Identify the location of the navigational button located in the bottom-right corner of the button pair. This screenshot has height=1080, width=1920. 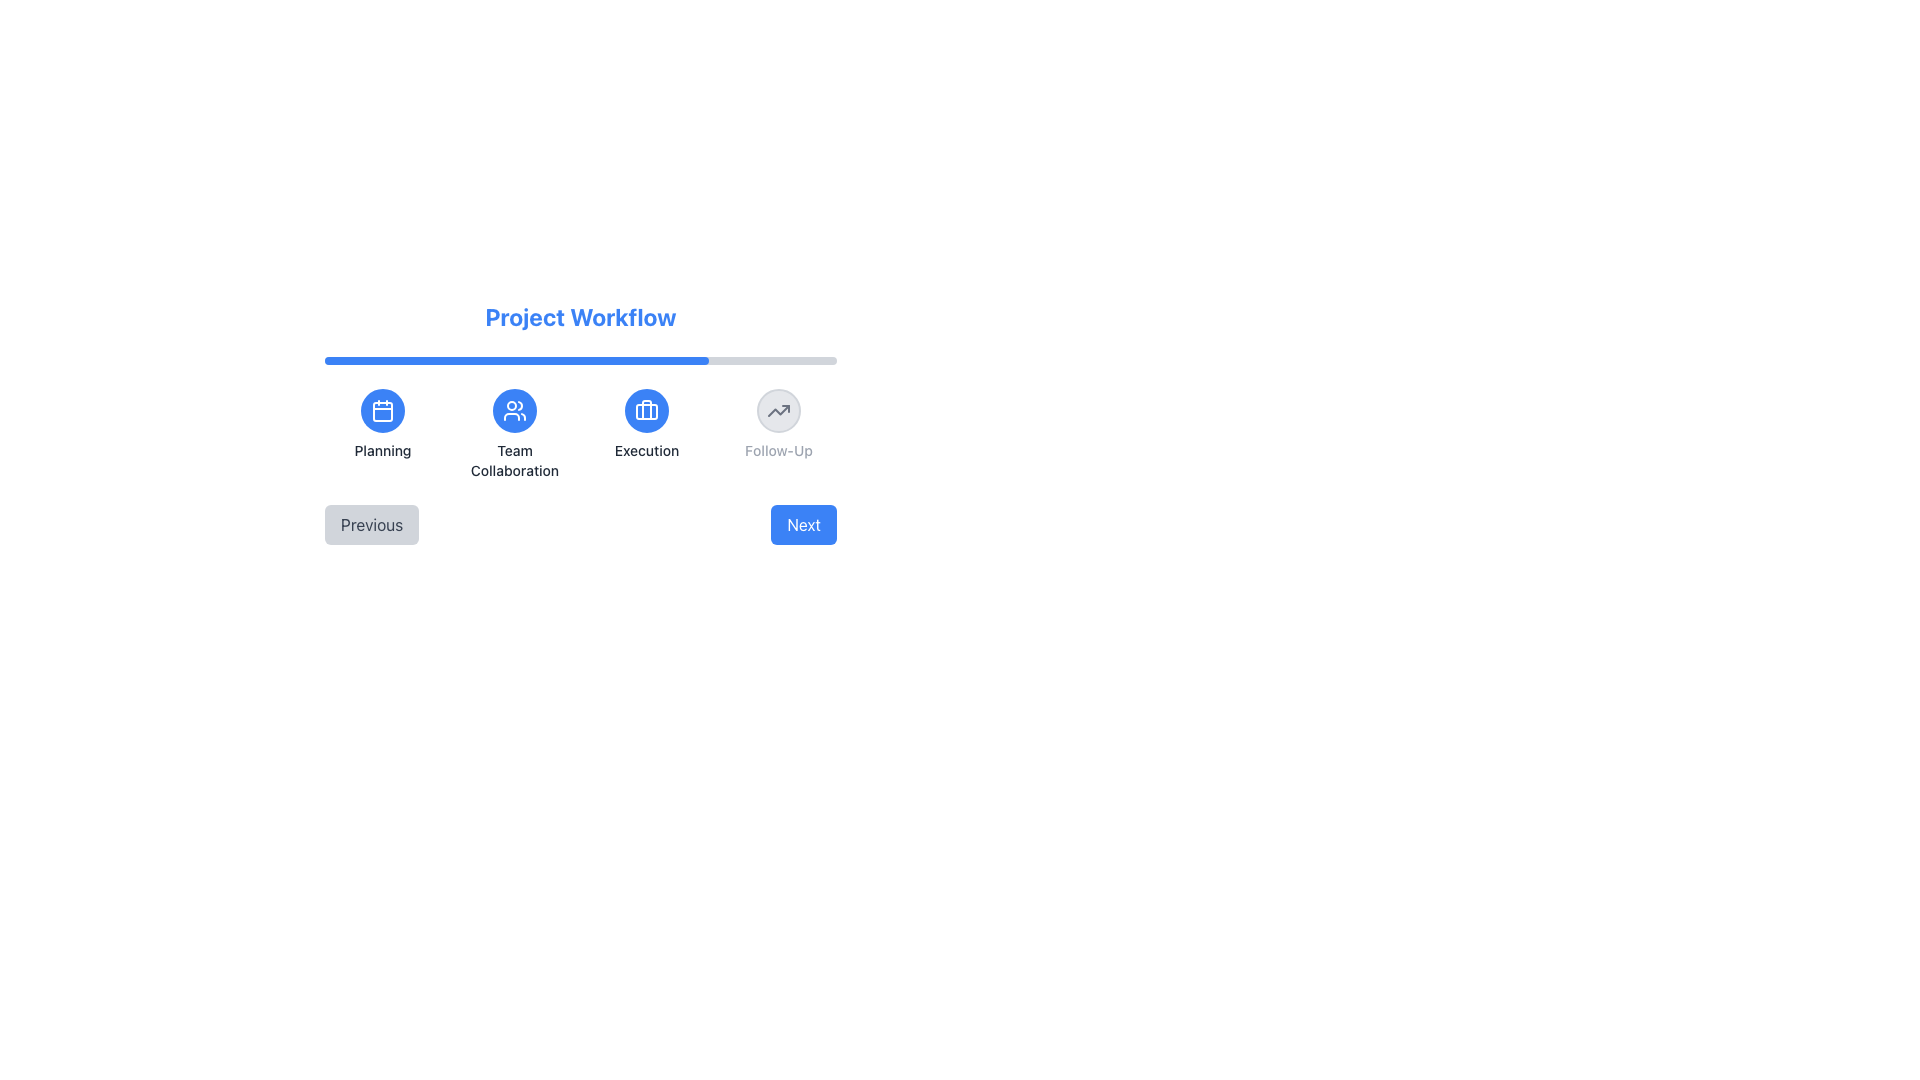
(804, 523).